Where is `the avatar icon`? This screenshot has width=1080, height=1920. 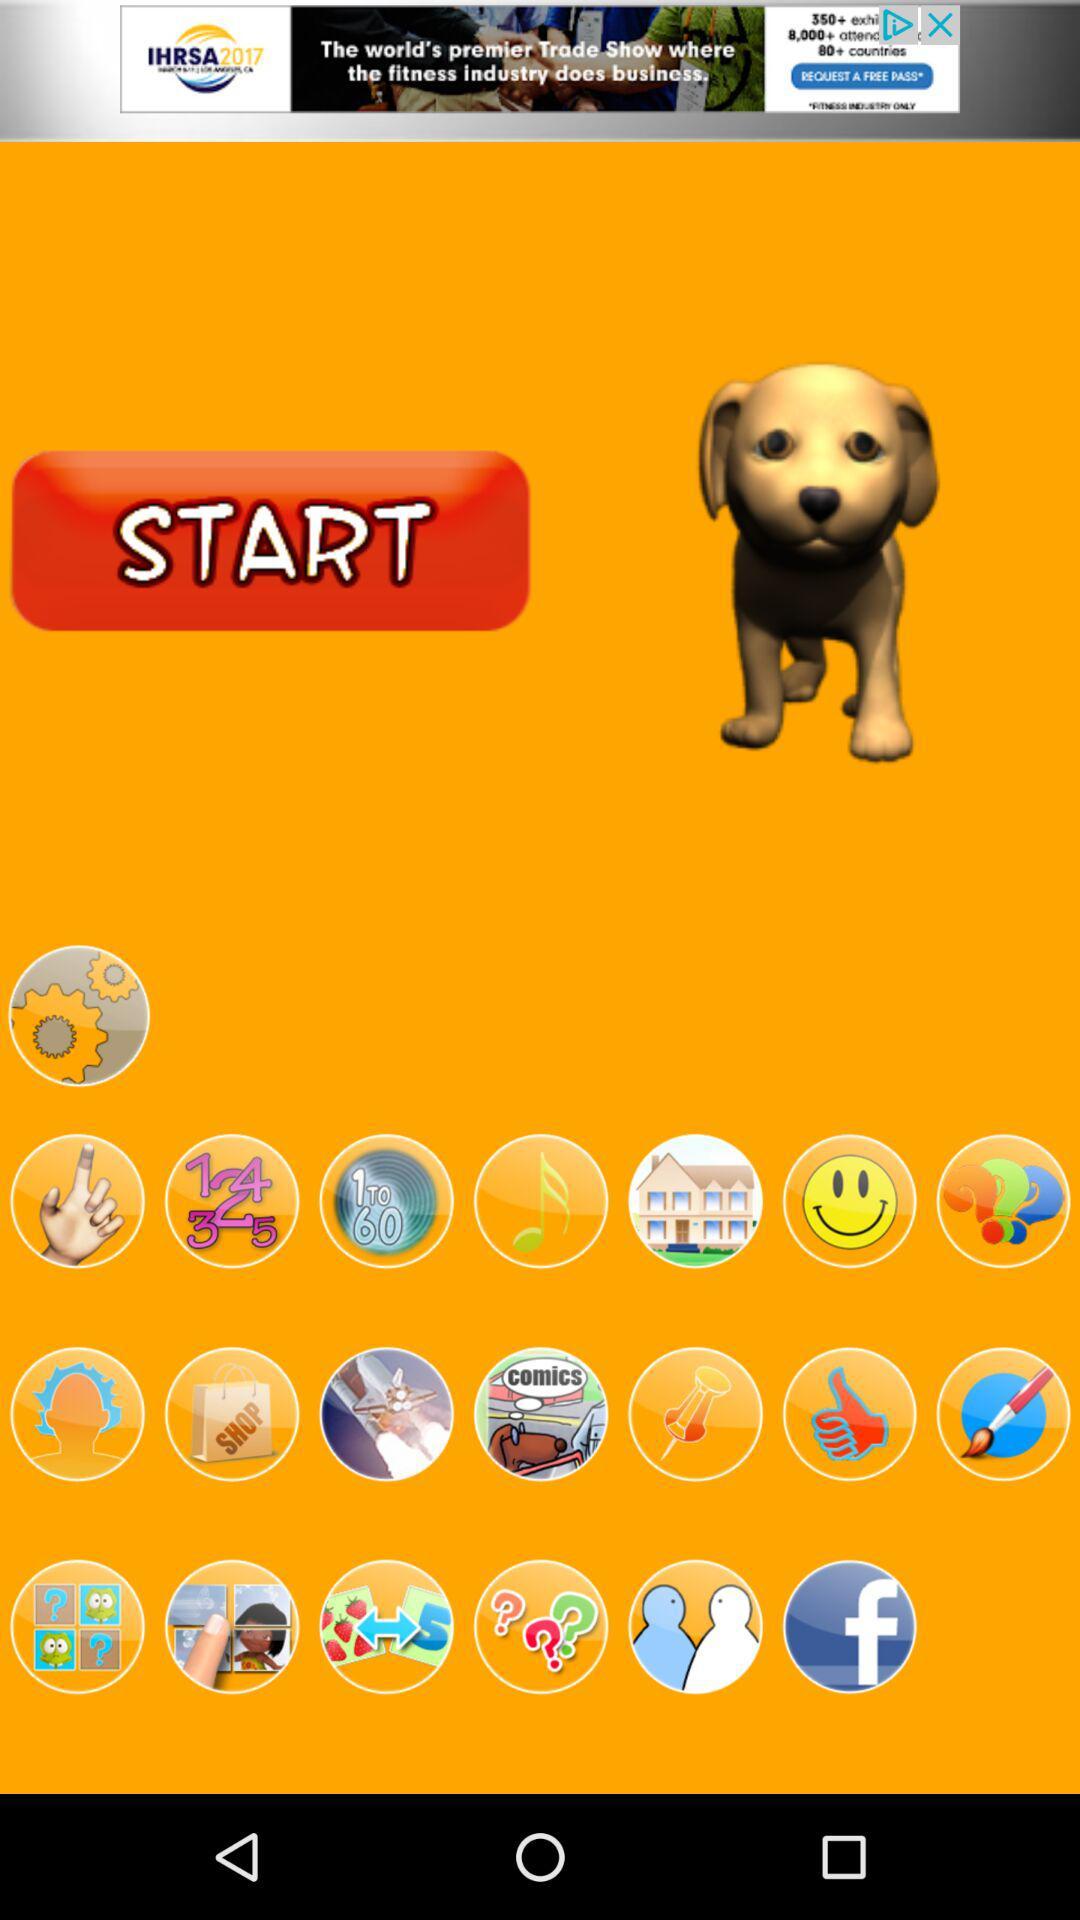 the avatar icon is located at coordinates (76, 1513).